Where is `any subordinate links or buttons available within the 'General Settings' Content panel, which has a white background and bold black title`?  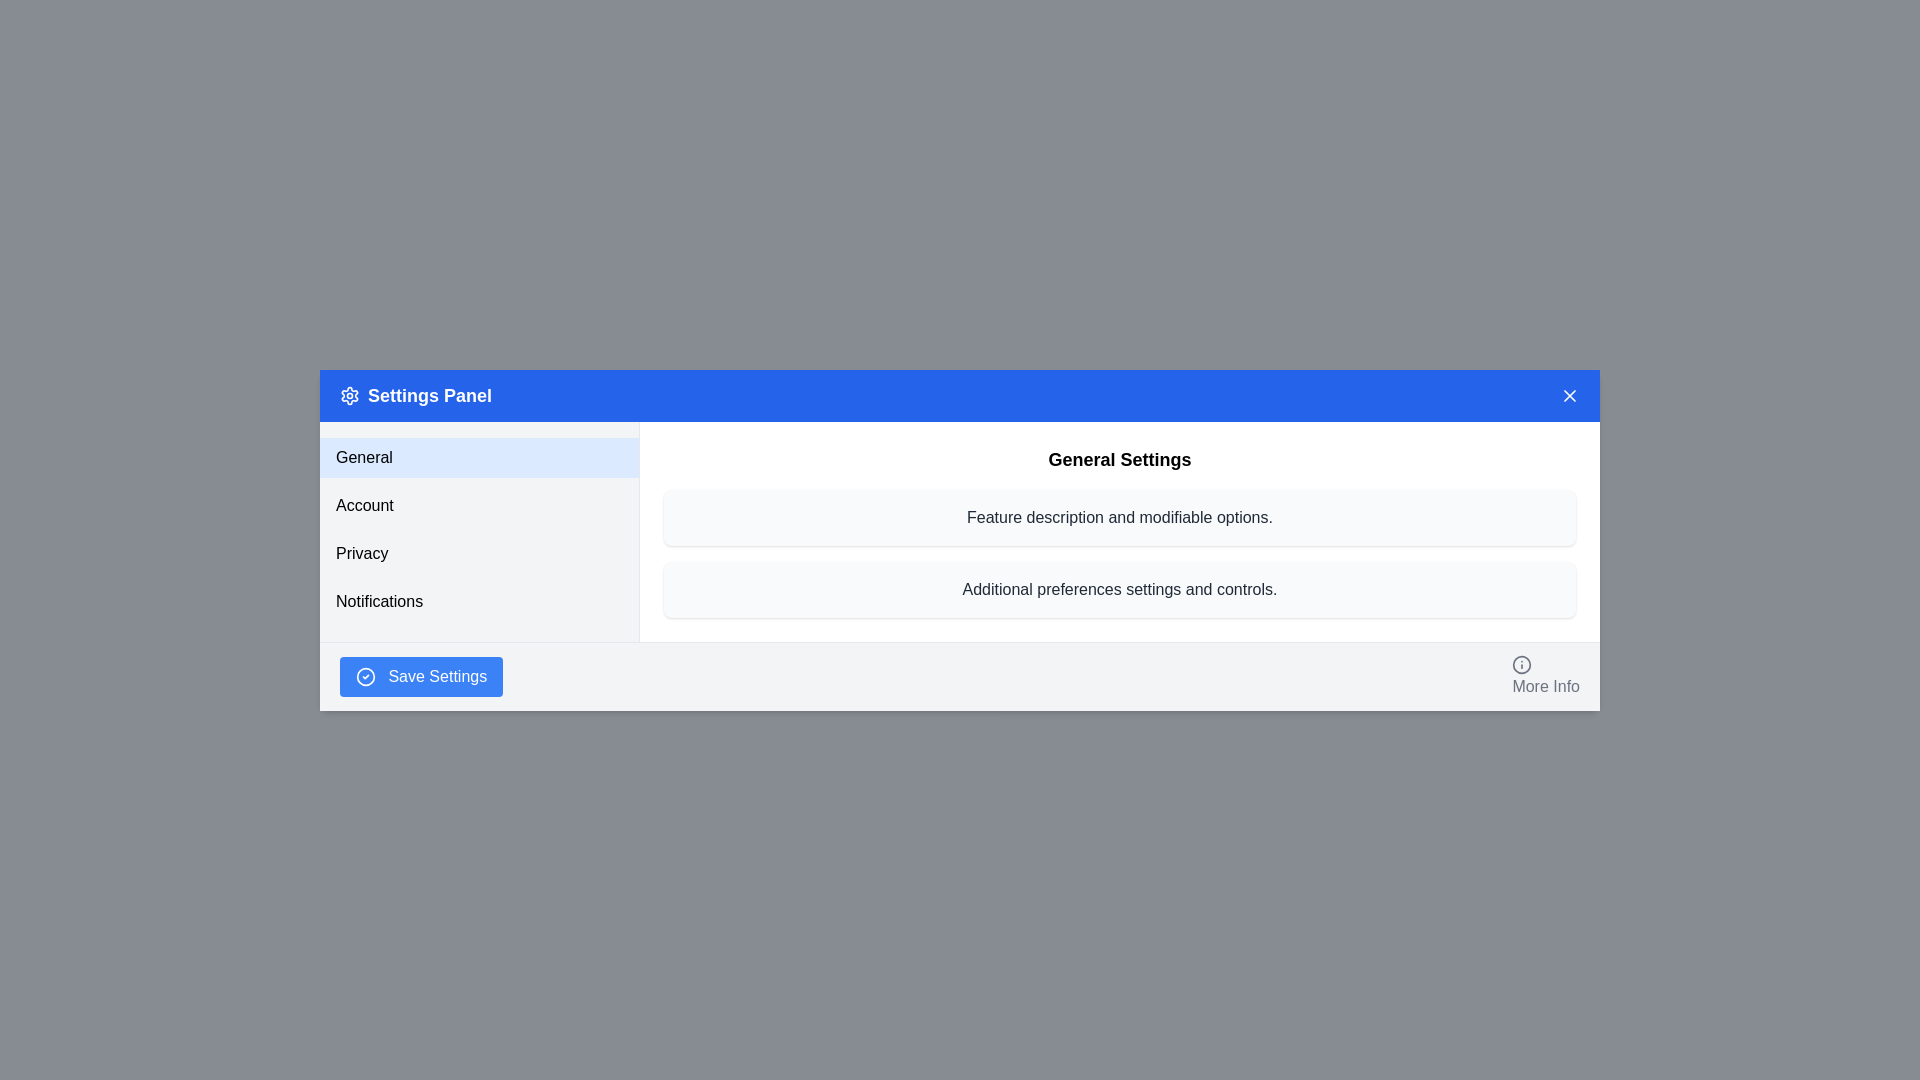 any subordinate links or buttons available within the 'General Settings' Content panel, which has a white background and bold black title is located at coordinates (1118, 530).